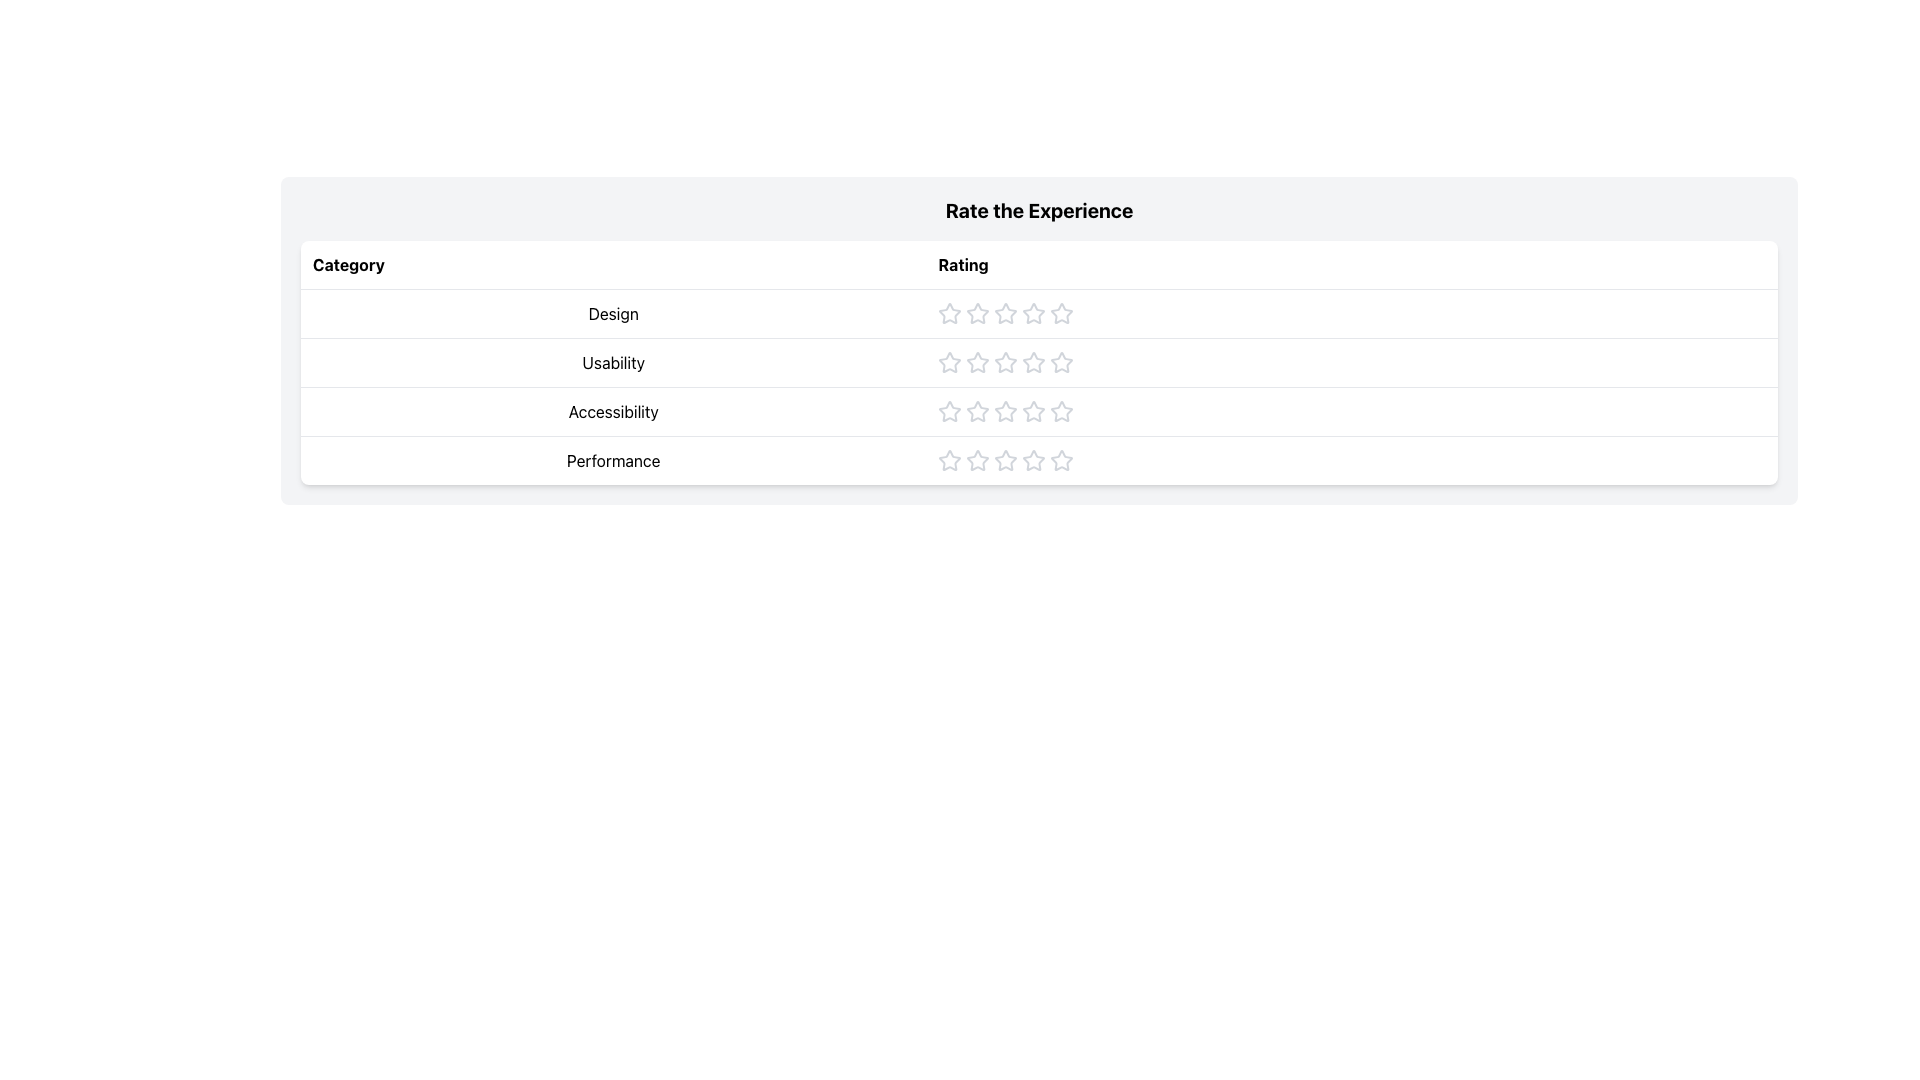 The height and width of the screenshot is (1080, 1920). I want to click on an individual star in the Rating Row for the 'Rate the Experience' section, specifically located in the third row of the table aligned with the 'Accessibility' row, so click(1352, 411).